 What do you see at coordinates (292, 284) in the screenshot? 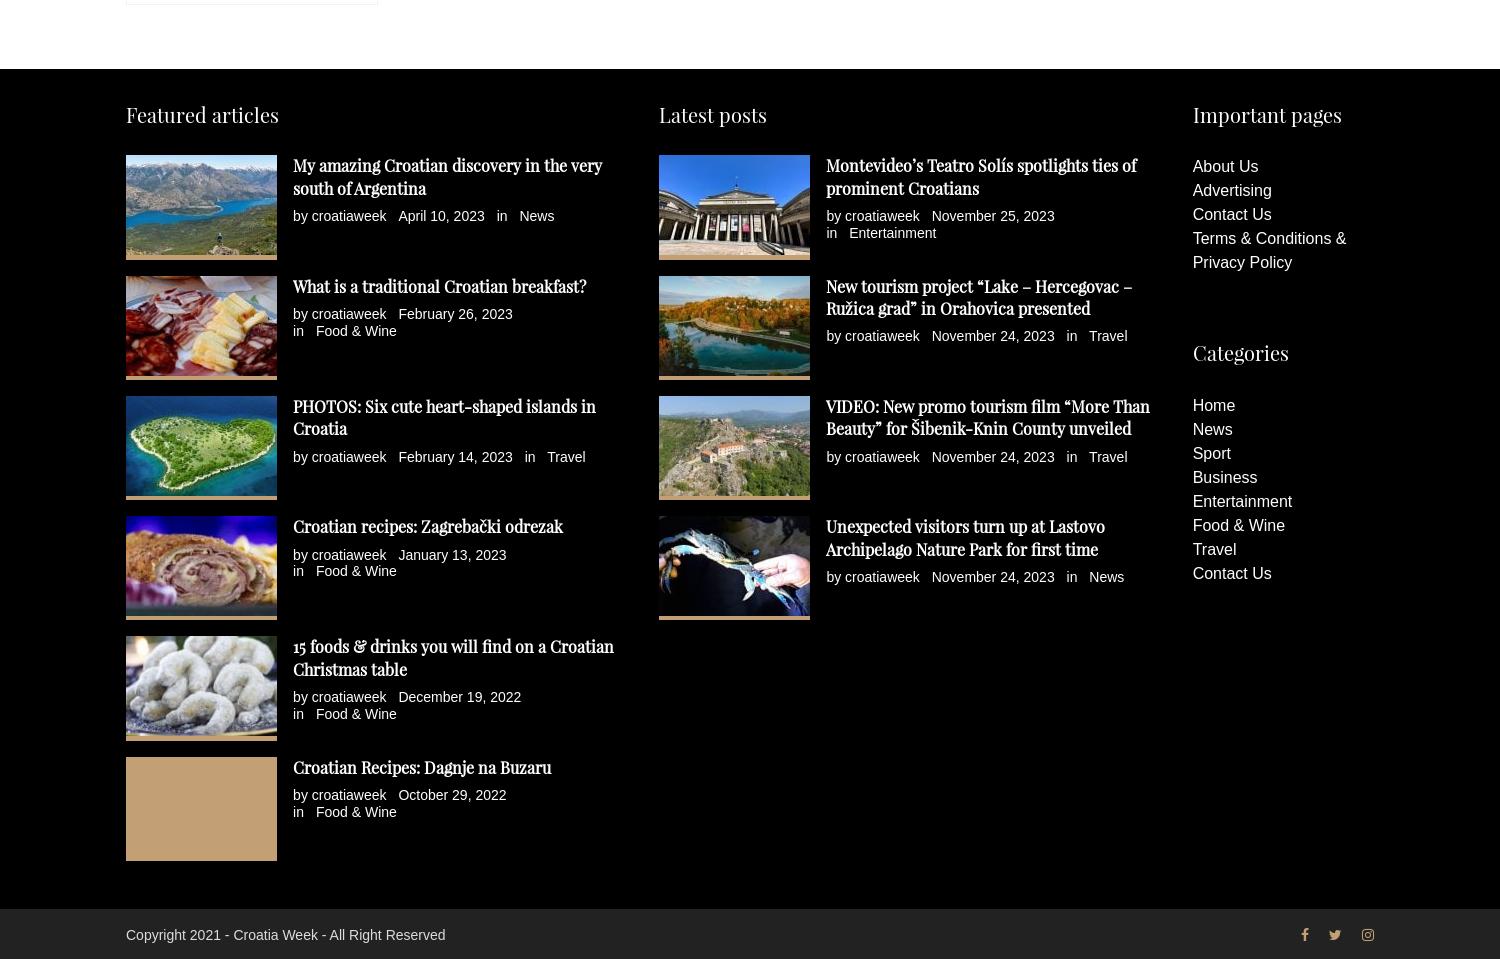
I see `'What is a traditional Croatian breakfast?'` at bounding box center [292, 284].